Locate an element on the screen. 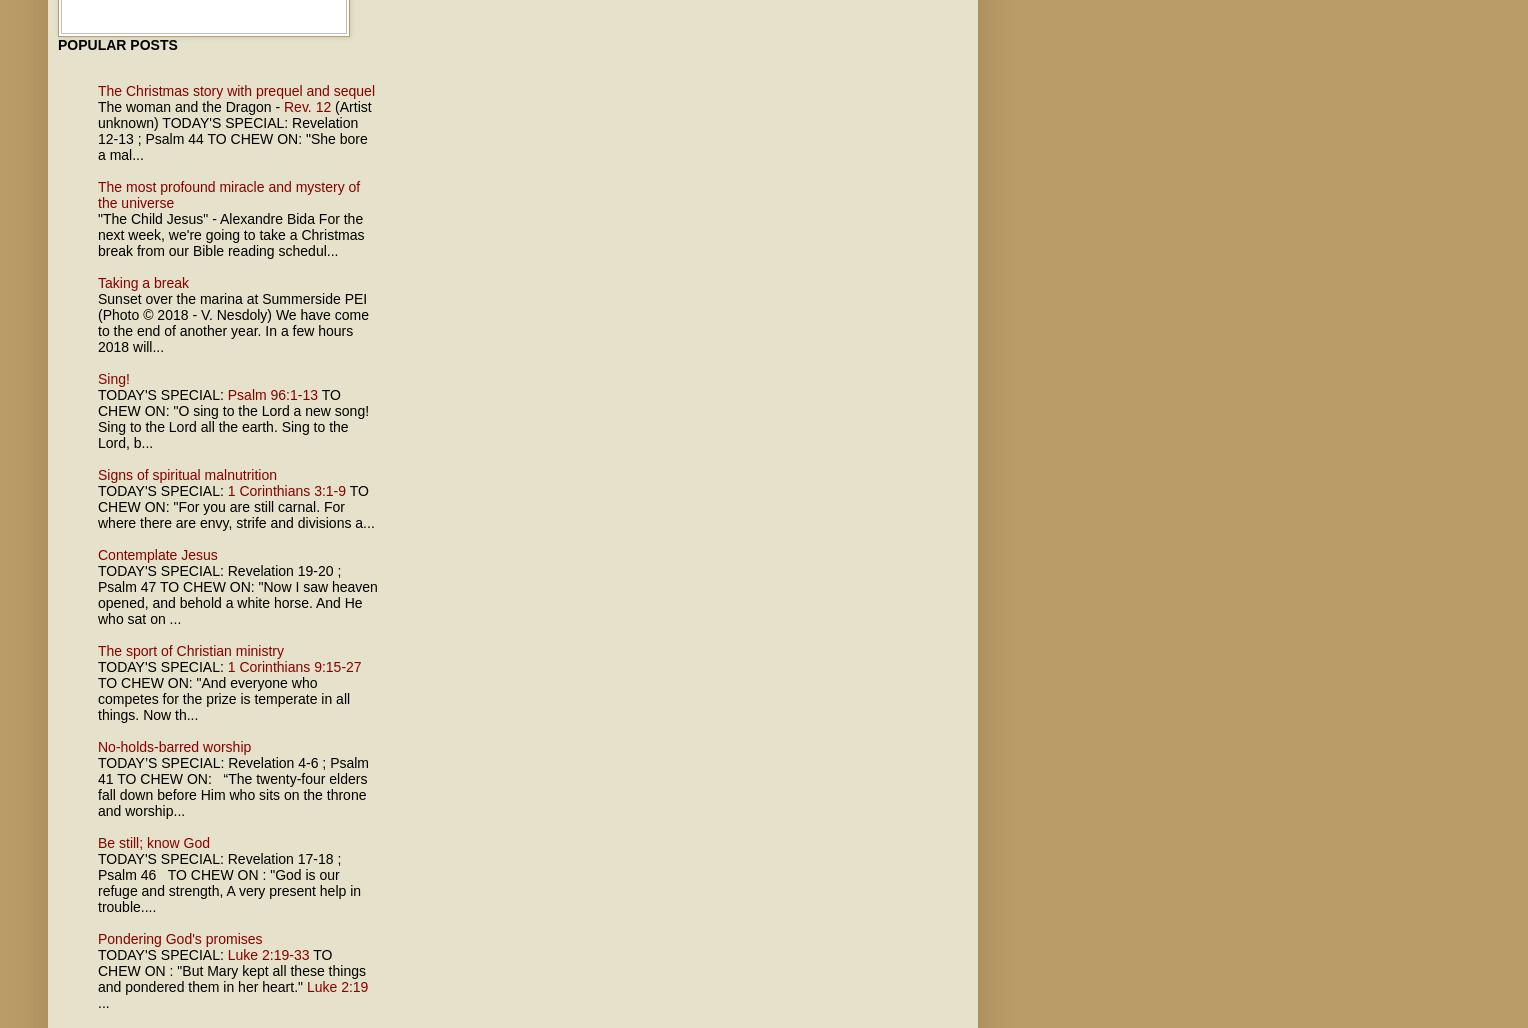 The height and width of the screenshot is (1028, 1528). 'Rev. 12' is located at coordinates (307, 106).